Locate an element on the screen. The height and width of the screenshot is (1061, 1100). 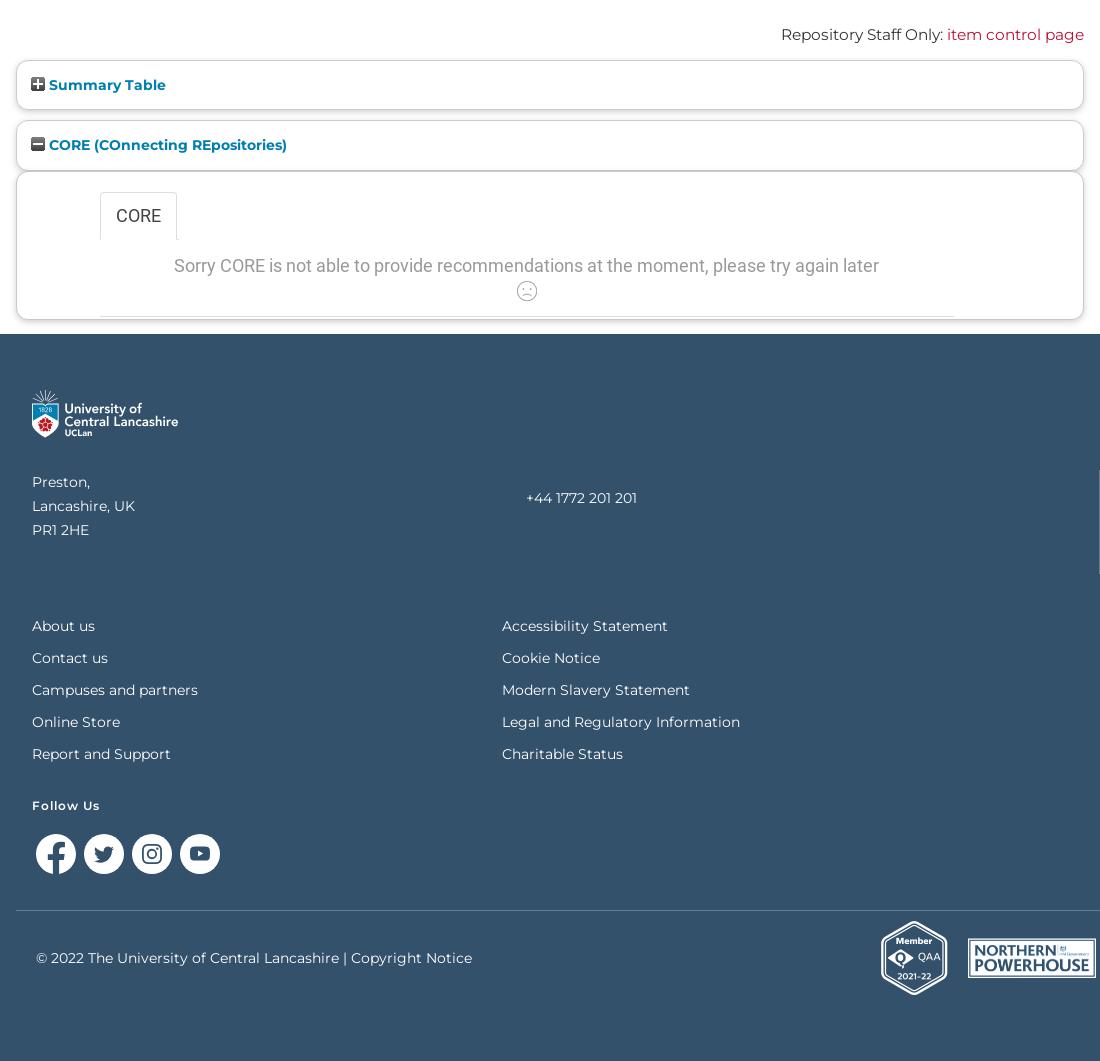
'+44 1772 201 201' is located at coordinates (579, 496).